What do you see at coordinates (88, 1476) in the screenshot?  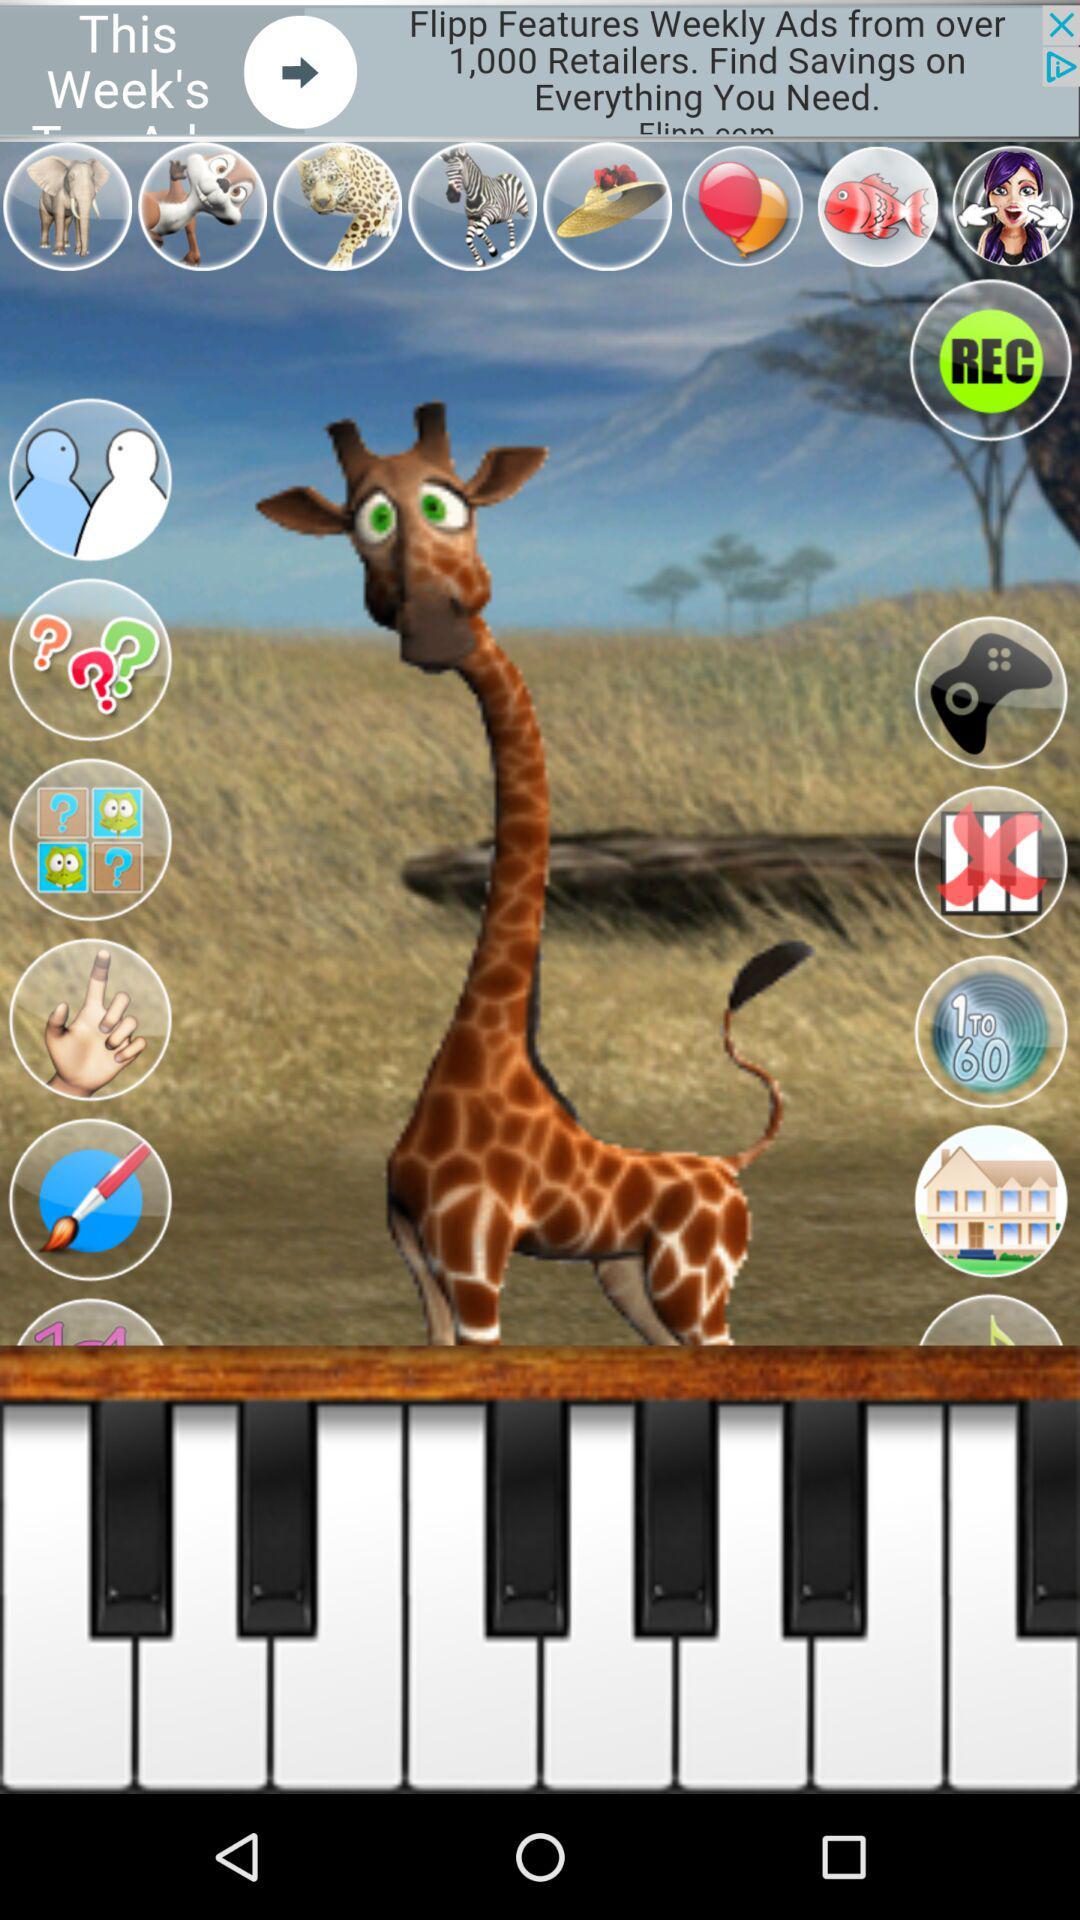 I see `the add icon` at bounding box center [88, 1476].